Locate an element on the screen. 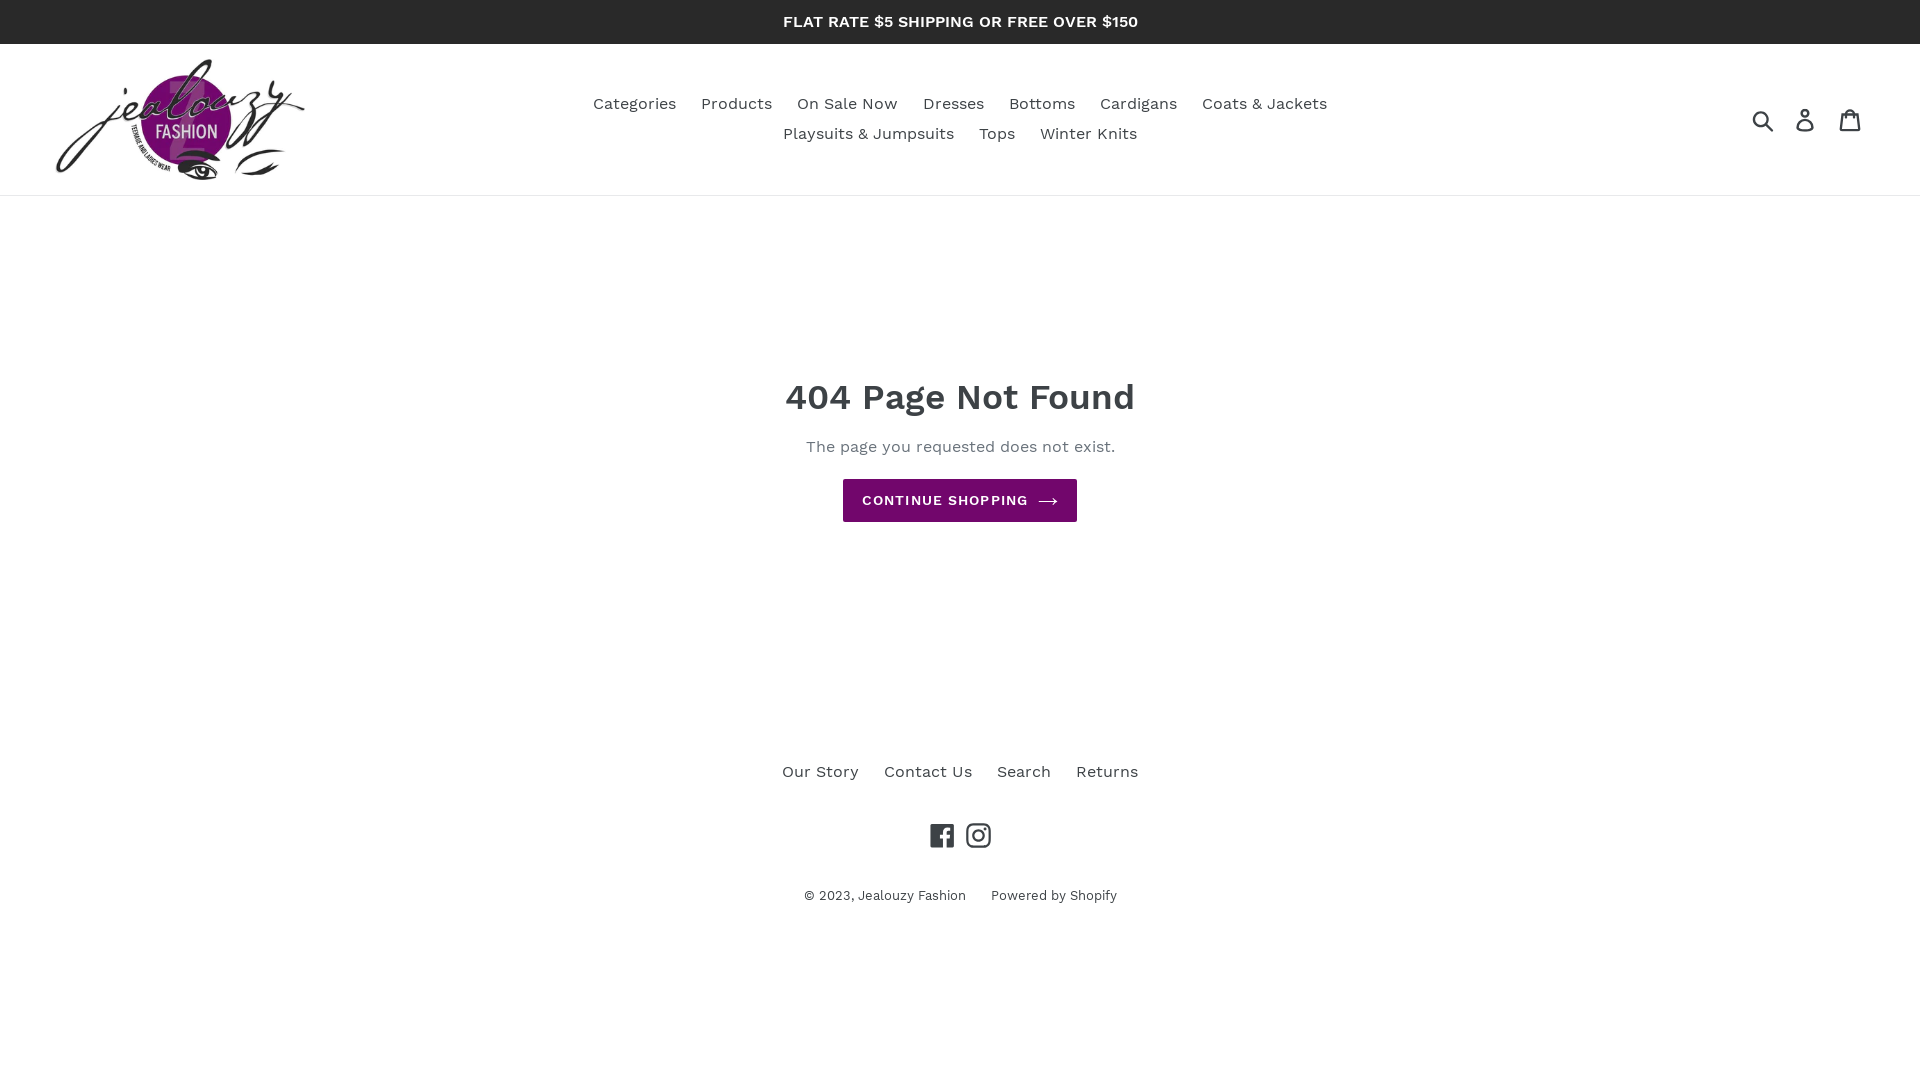 This screenshot has height=1080, width=1920. 'Log in' is located at coordinates (1782, 119).